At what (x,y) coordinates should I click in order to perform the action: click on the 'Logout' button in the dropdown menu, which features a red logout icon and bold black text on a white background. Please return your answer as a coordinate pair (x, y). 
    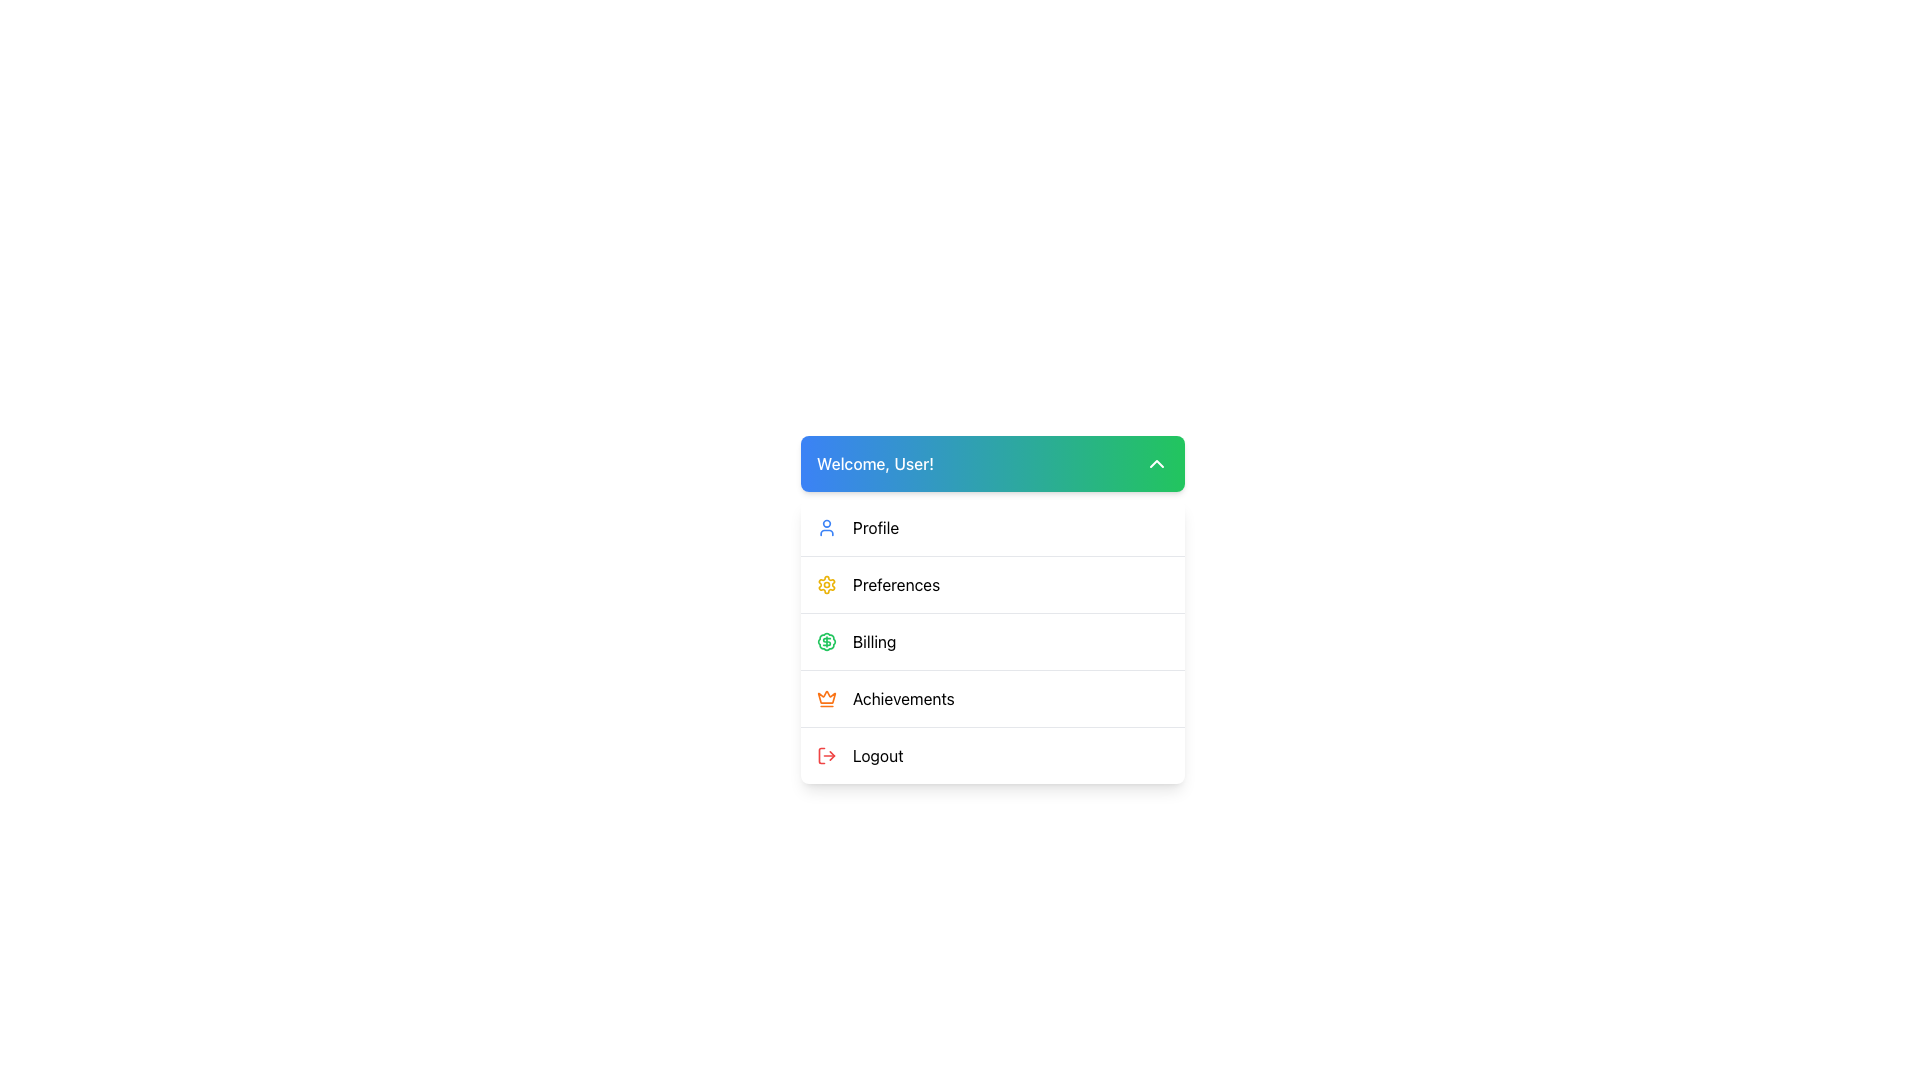
    Looking at the image, I should click on (993, 755).